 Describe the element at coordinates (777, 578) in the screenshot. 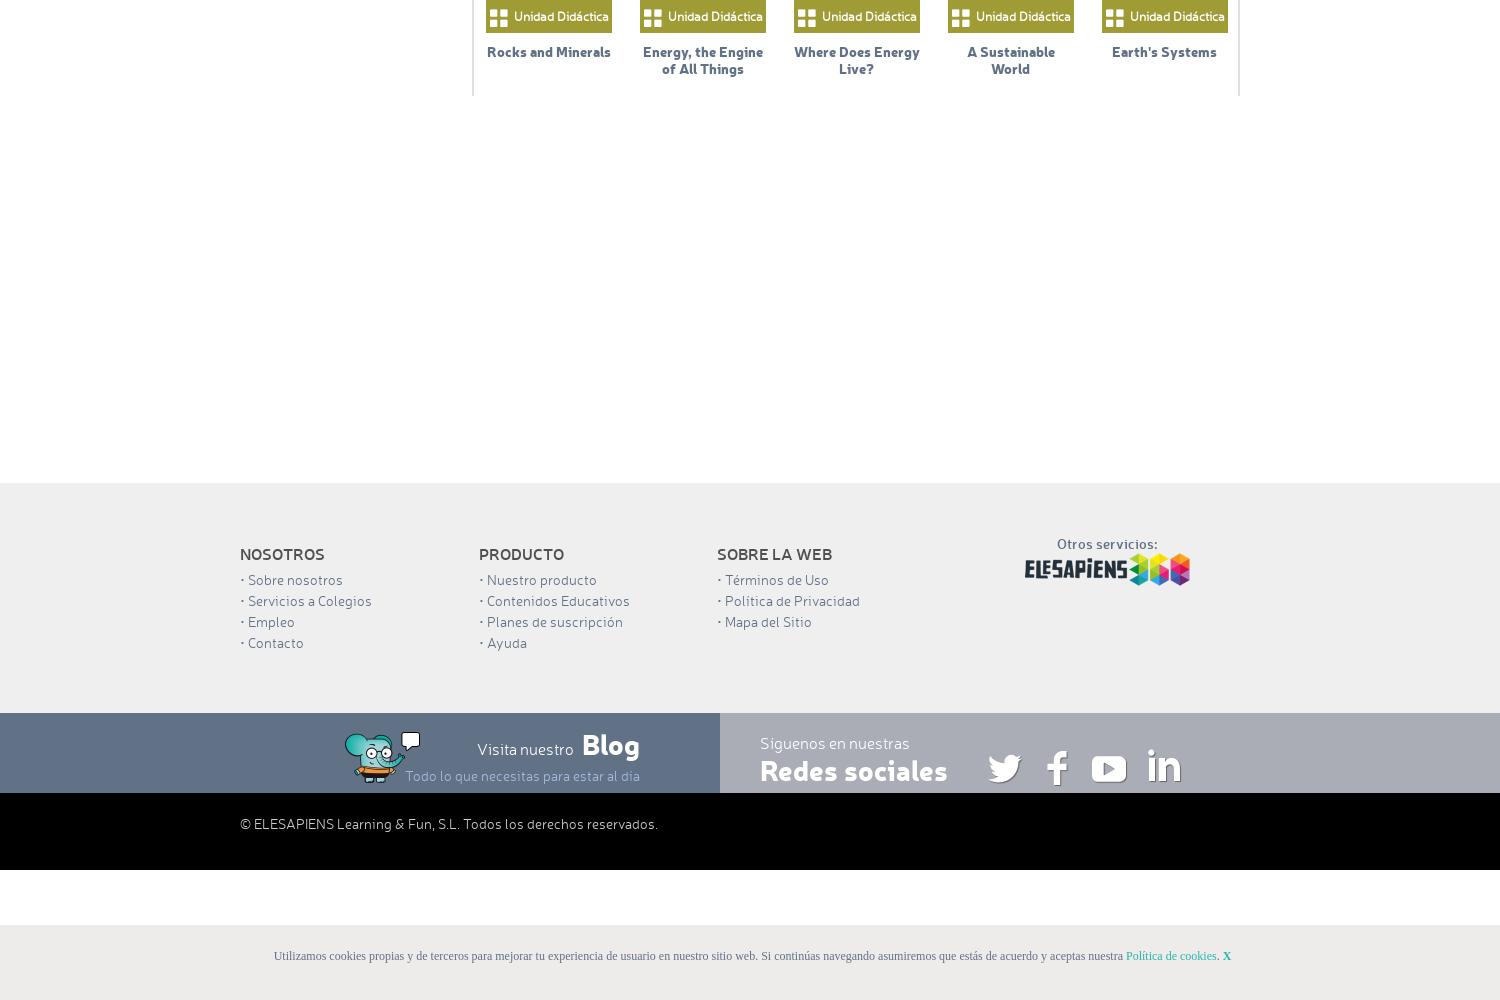

I see `'Términos de Uso'` at that location.